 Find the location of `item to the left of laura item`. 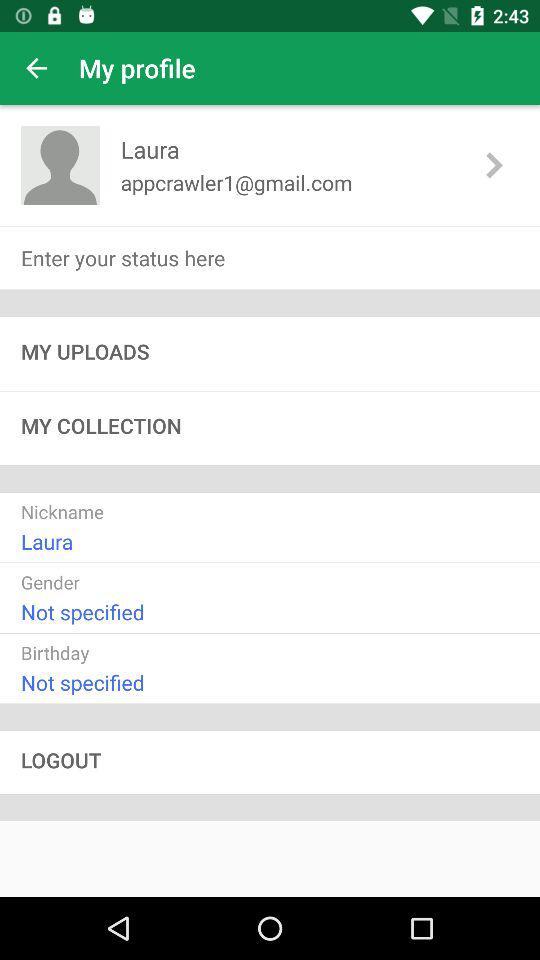

item to the left of laura item is located at coordinates (60, 164).